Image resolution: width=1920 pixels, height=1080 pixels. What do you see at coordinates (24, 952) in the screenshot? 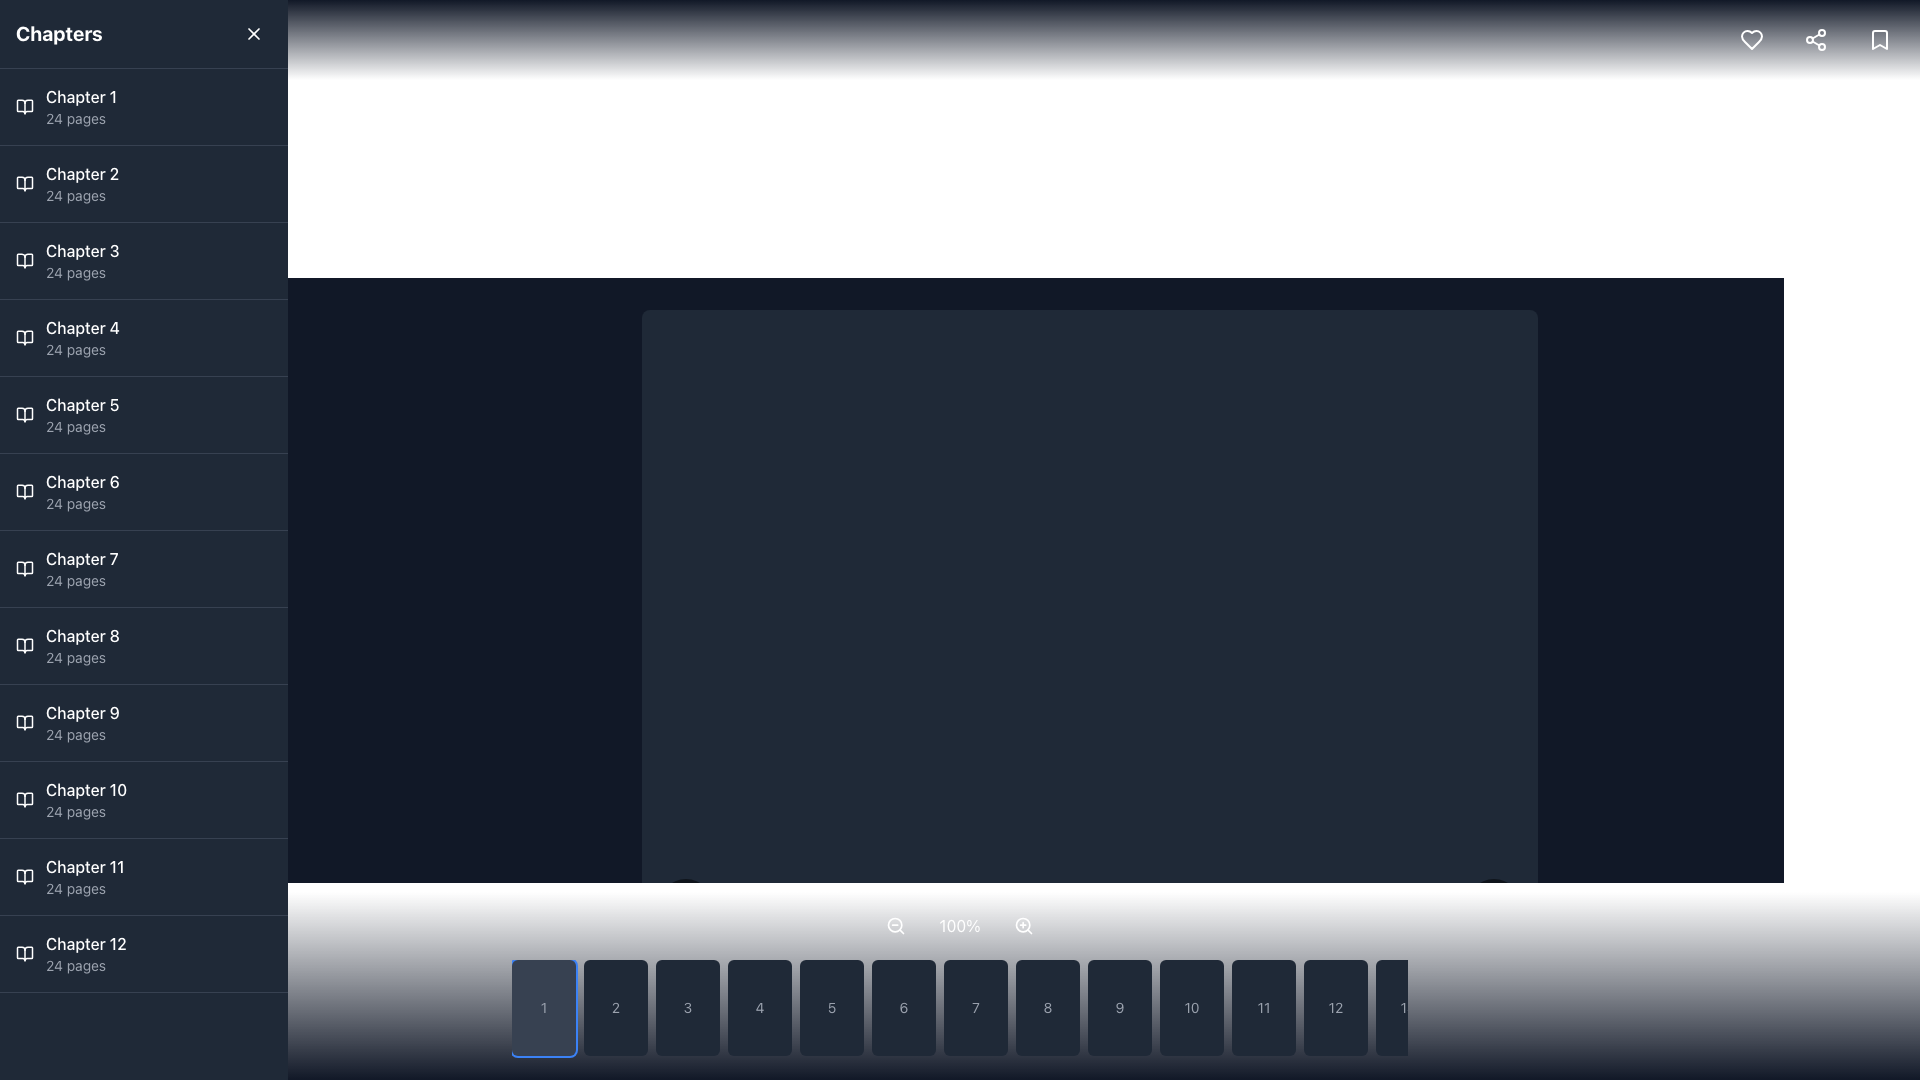
I see `the open book icon located in the left sidebar, which represents the chapter entry for 'Chapter 12' and is positioned to the left of the text 'Chapter 12' and '24 pages.'` at bounding box center [24, 952].